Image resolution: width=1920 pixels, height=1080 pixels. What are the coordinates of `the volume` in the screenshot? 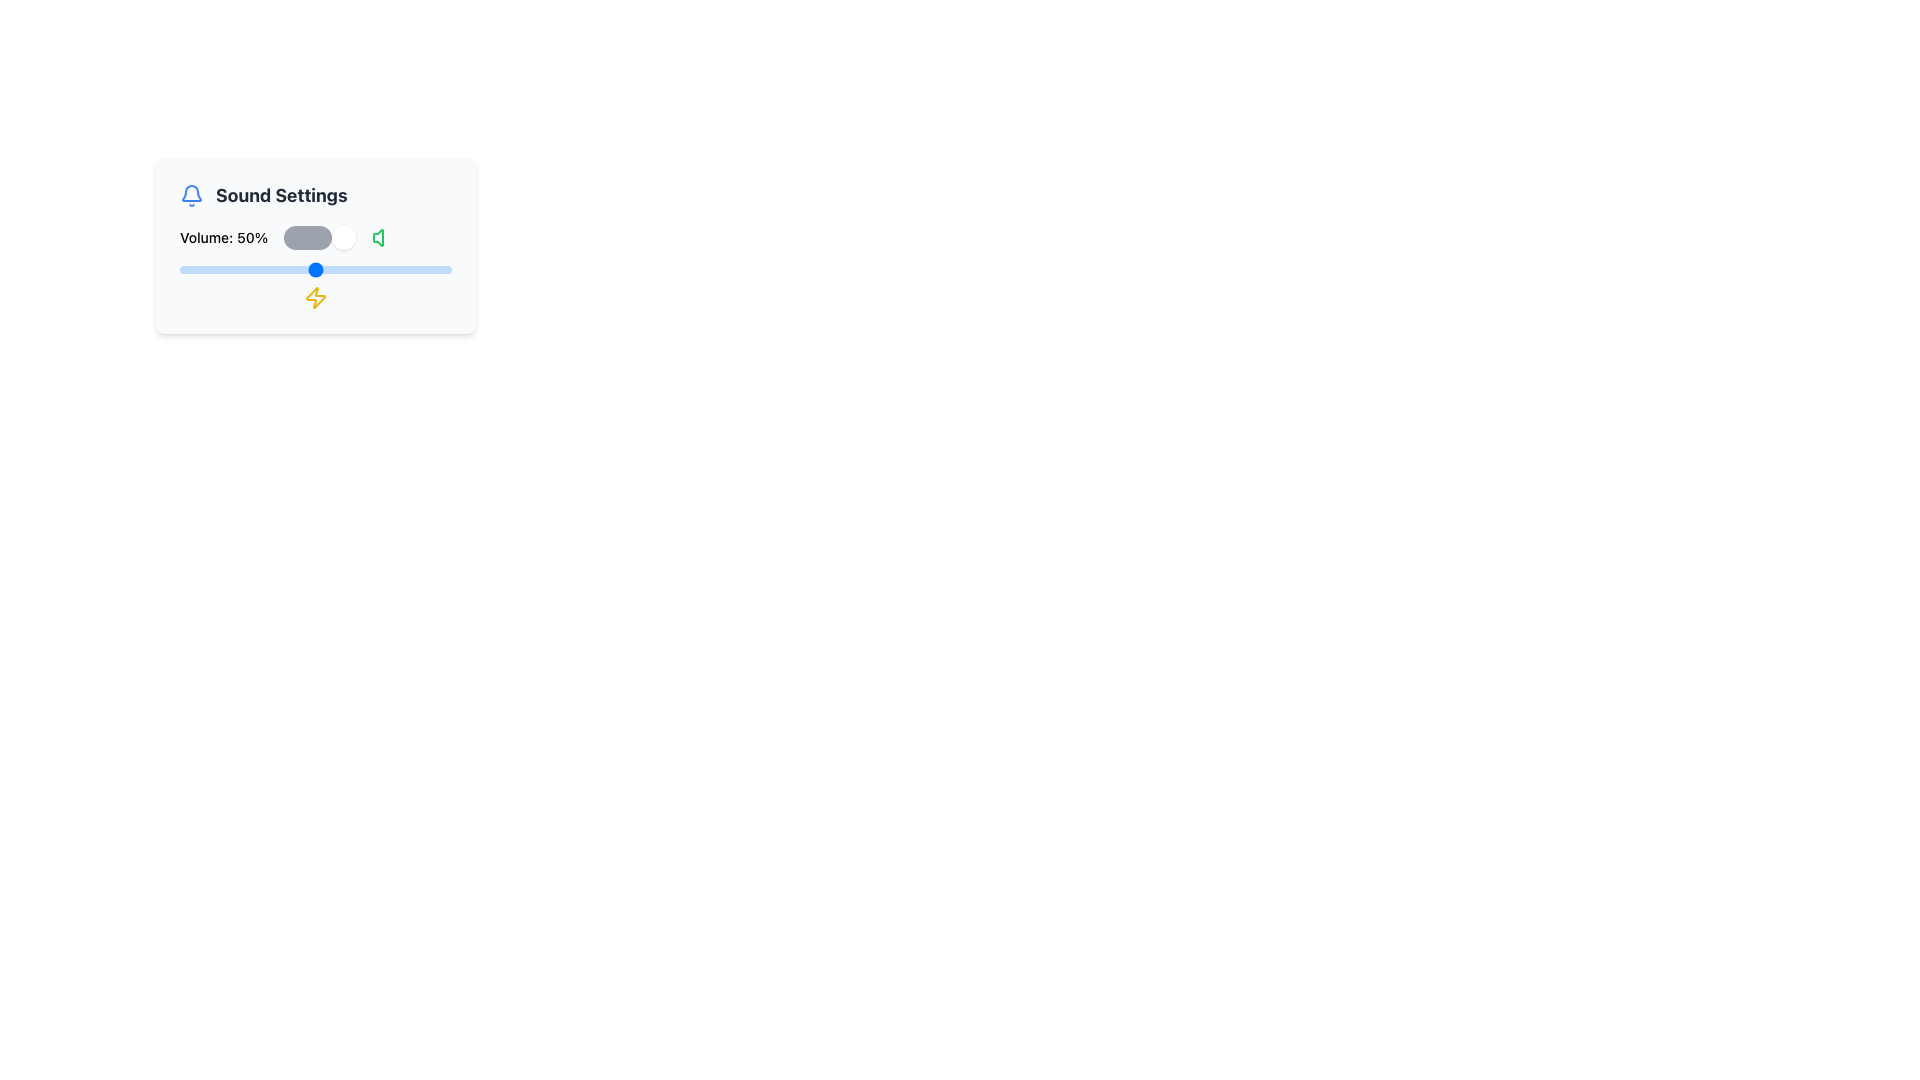 It's located at (415, 270).